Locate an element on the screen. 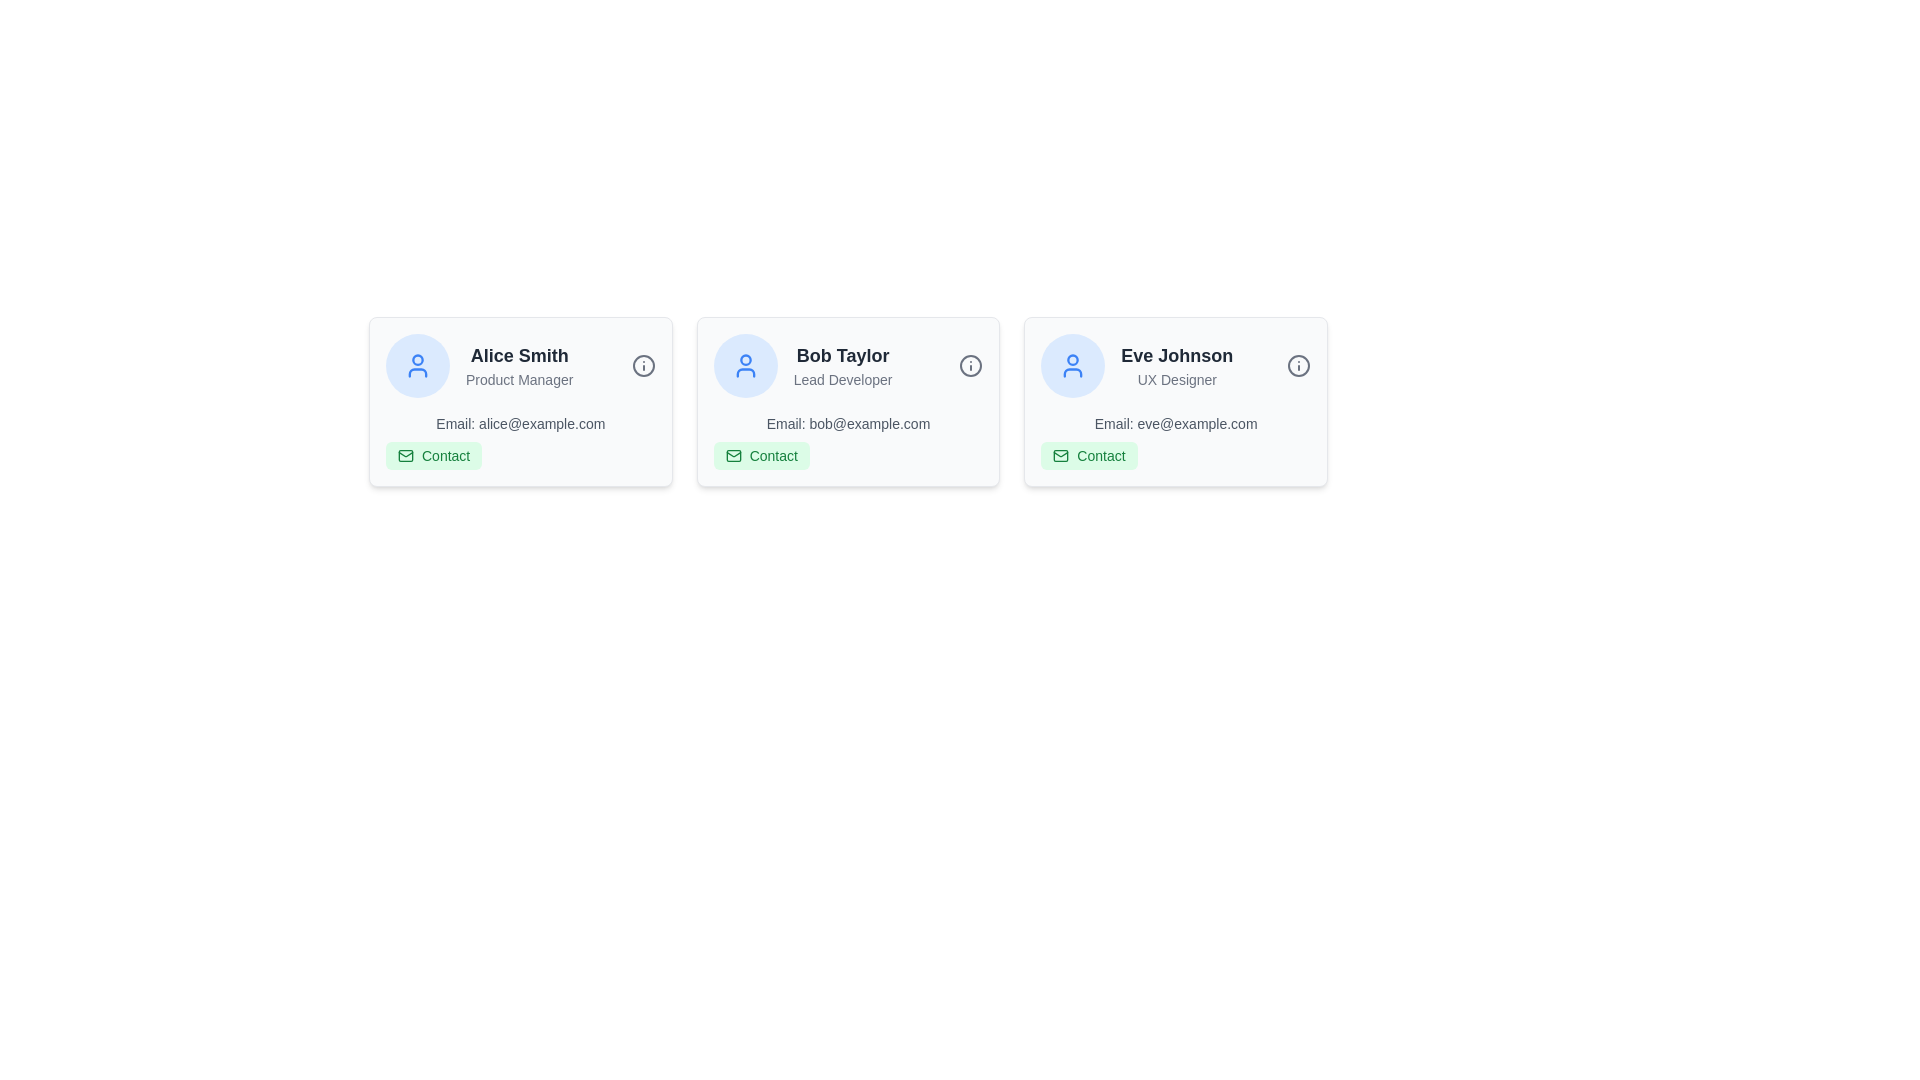  text display element that provides the name and professional title of an individual, located at the top of the first card in a group of three horizontally aligned cards is located at coordinates (519, 366).